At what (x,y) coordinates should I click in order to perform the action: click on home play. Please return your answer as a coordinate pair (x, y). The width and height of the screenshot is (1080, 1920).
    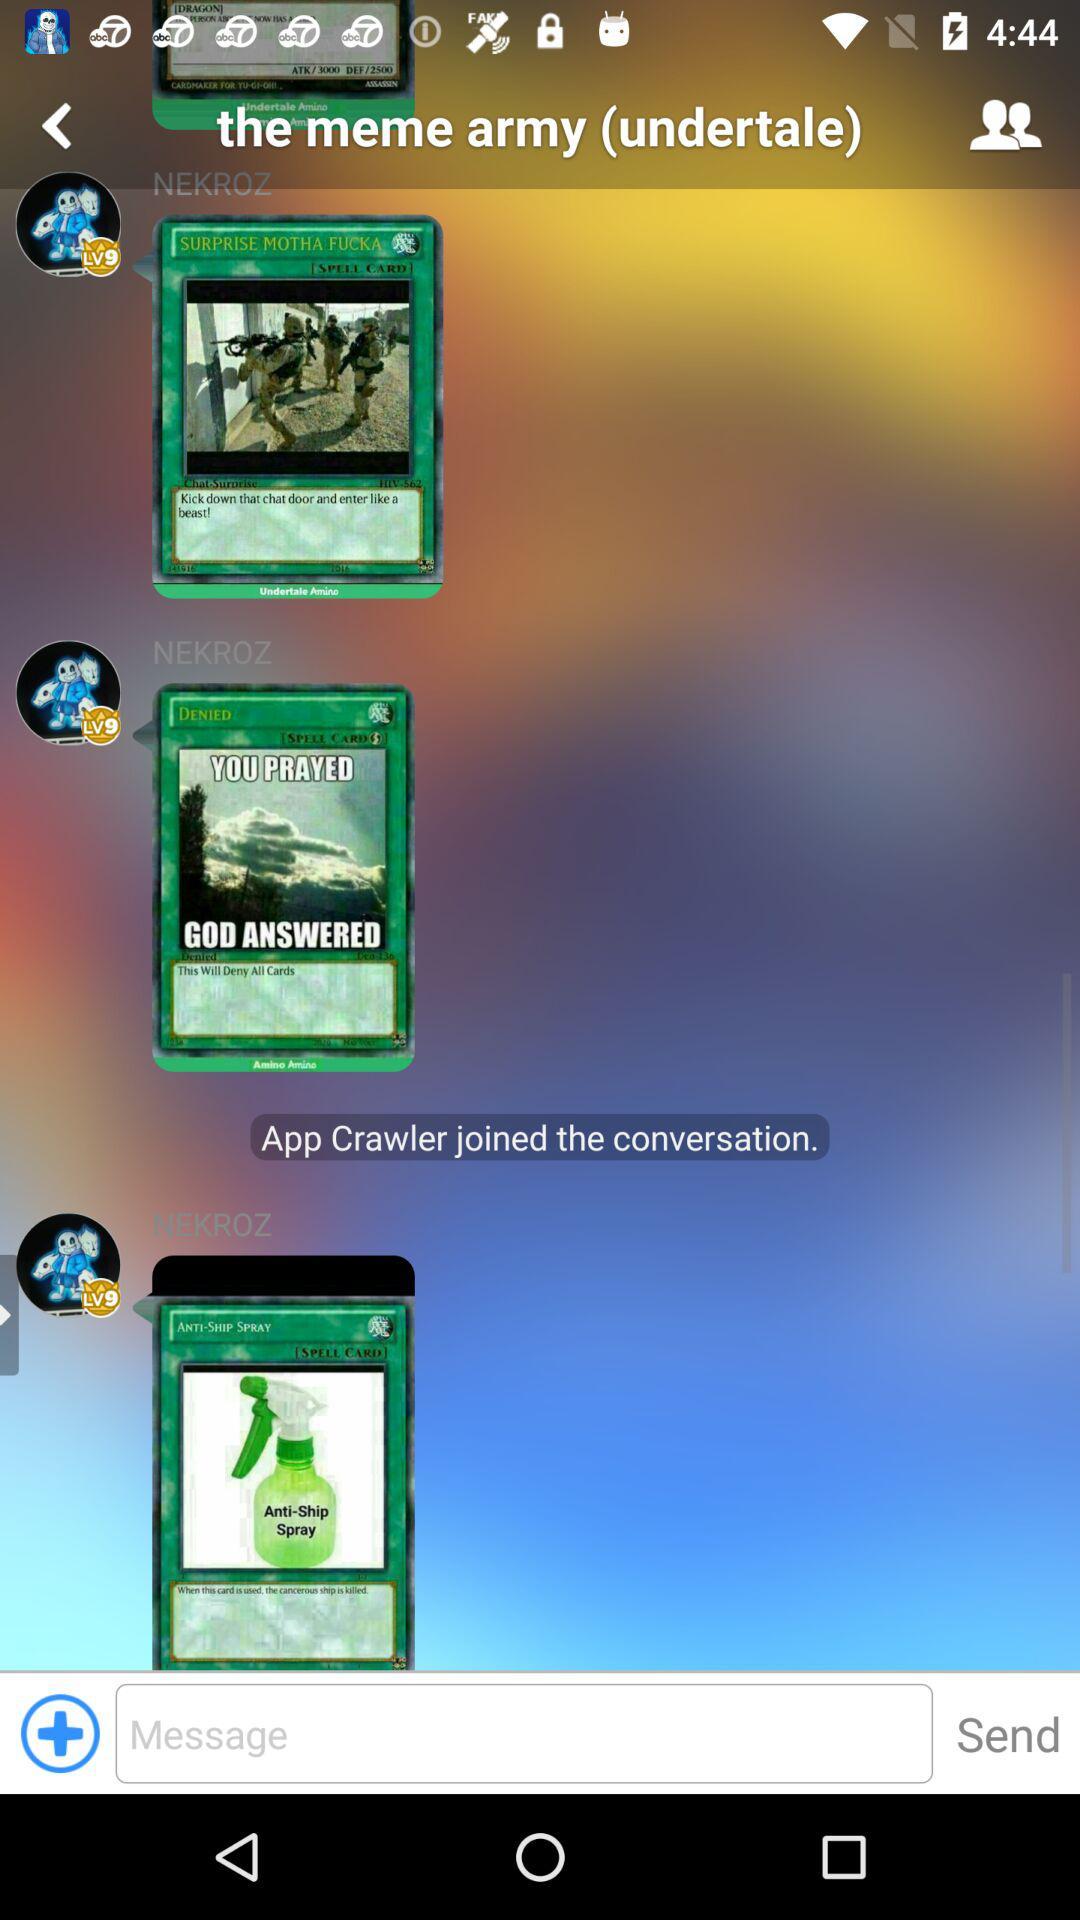
    Looking at the image, I should click on (67, 1264).